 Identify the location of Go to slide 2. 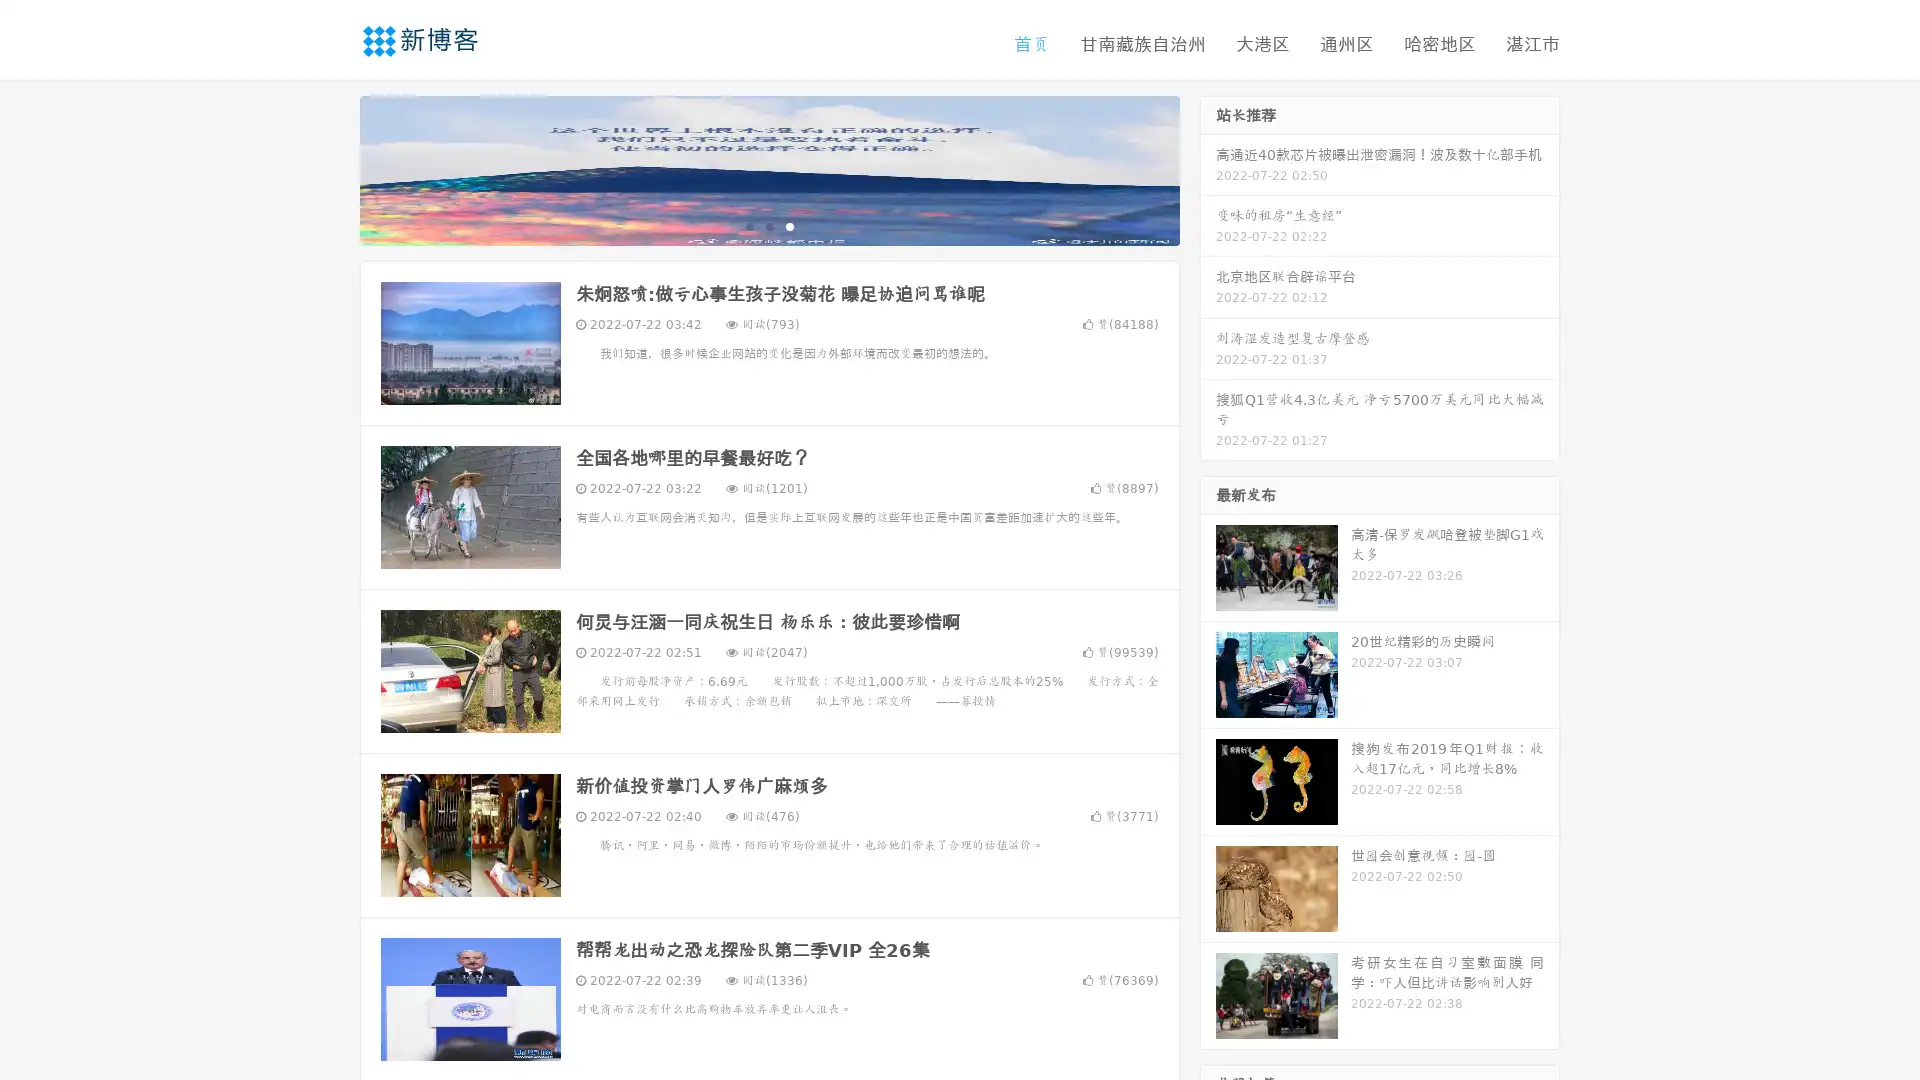
(768, 225).